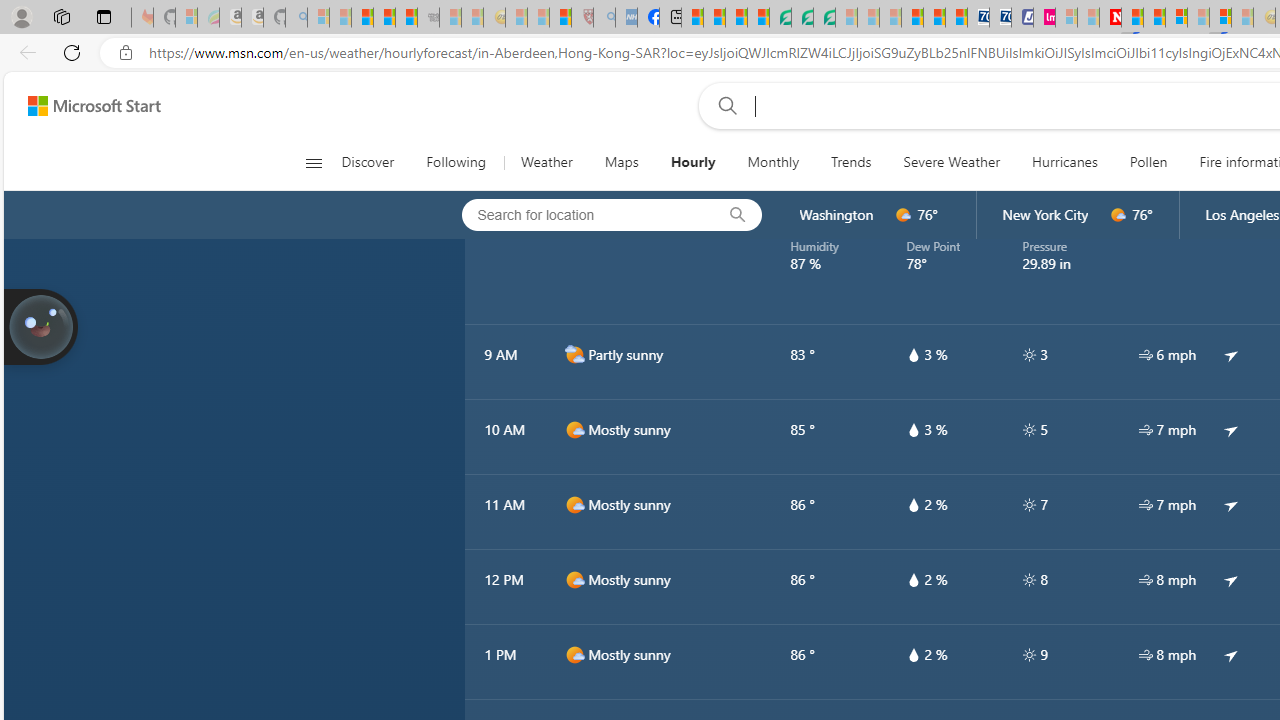 This screenshot has height=720, width=1280. I want to click on 'hourlyTable/drop', so click(912, 654).